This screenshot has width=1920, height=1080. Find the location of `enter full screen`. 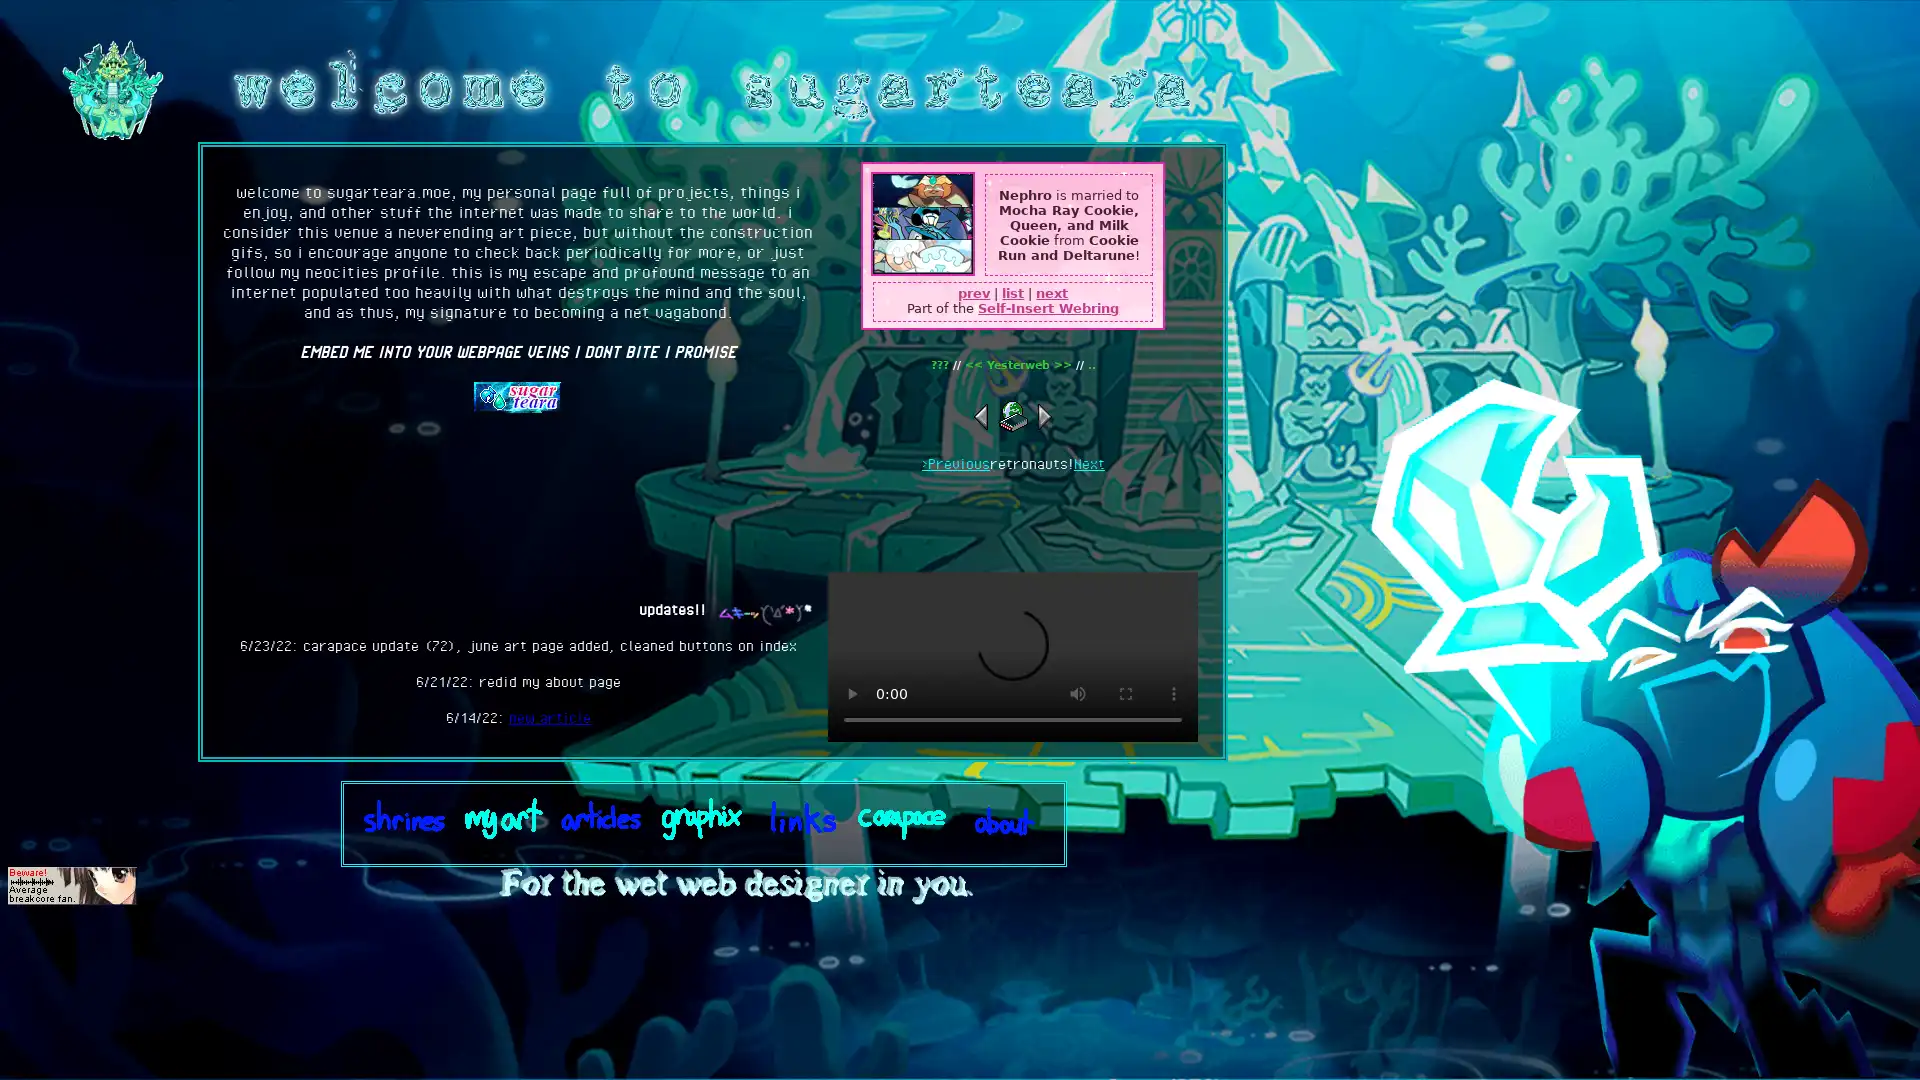

enter full screen is located at coordinates (1126, 693).